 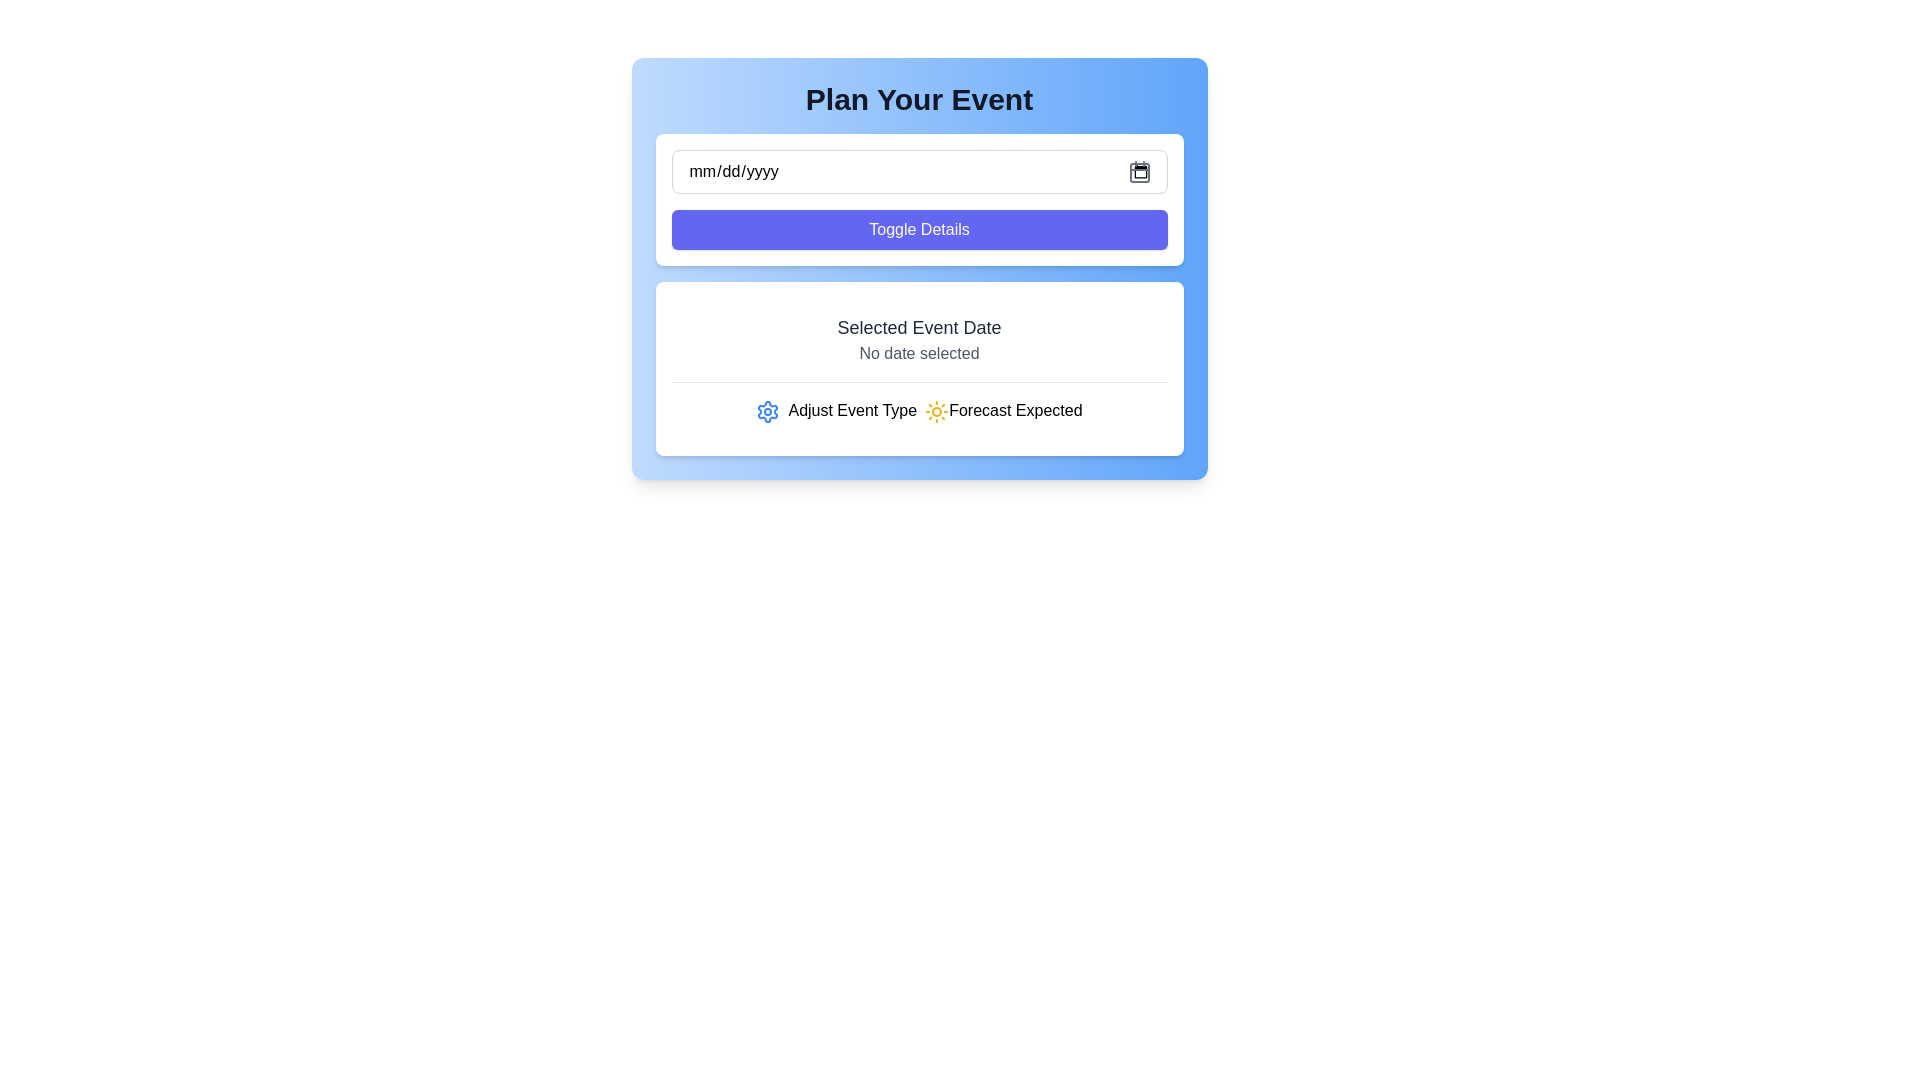 What do you see at coordinates (918, 100) in the screenshot?
I see `the title heading indicating the purpose of the interface for planning an event, which is located at the top of a gradient blue styled box` at bounding box center [918, 100].